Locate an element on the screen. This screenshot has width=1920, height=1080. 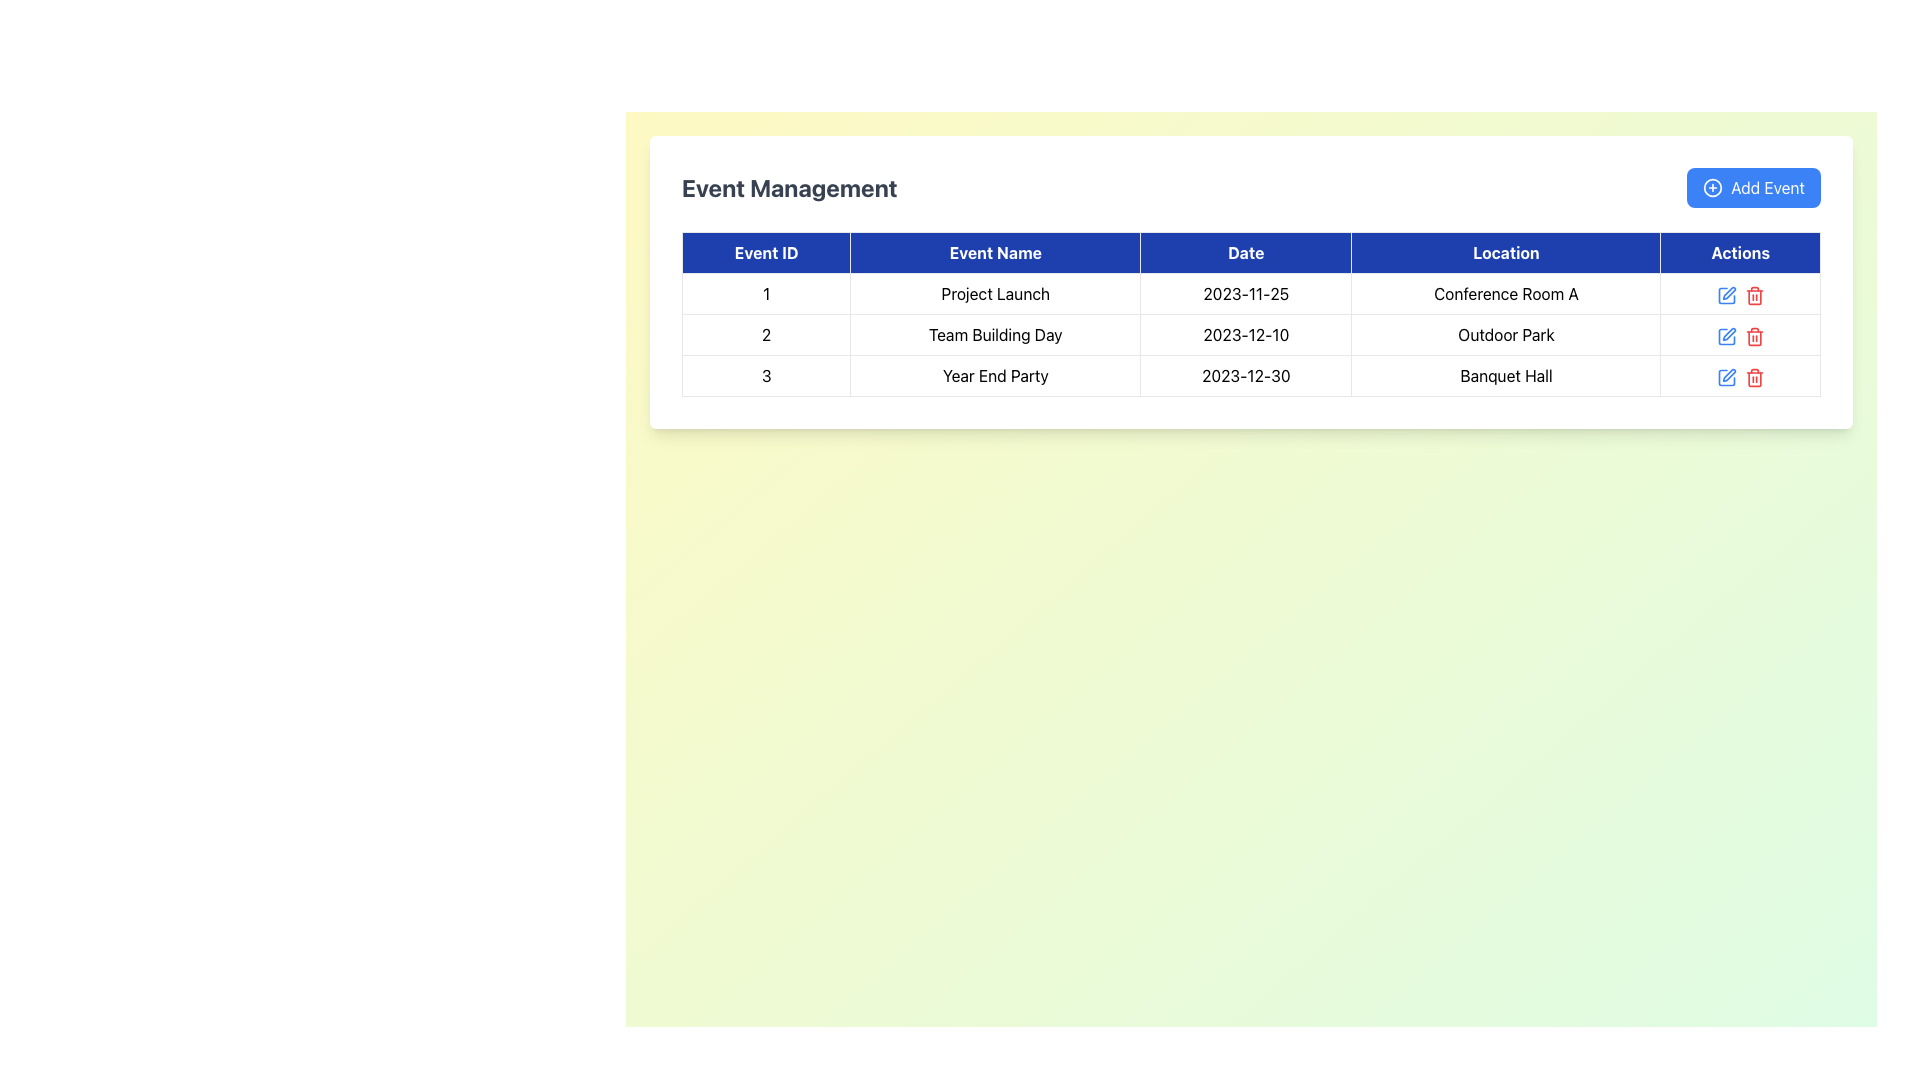
text from the blue-colored table header cell labeled 'Location', which is the fourth cell in the table header row is located at coordinates (1506, 252).